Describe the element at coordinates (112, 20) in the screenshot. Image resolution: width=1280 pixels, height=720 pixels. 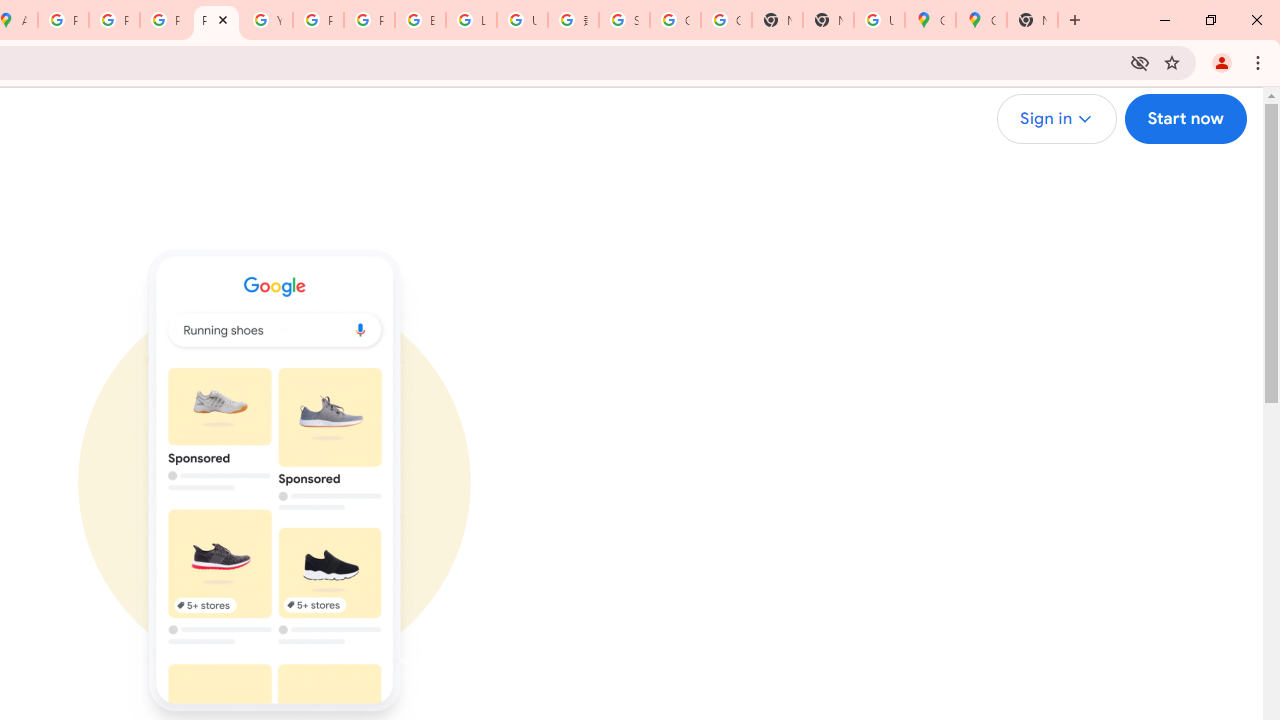
I see `'Privacy Help Center - Policies Help'` at that location.